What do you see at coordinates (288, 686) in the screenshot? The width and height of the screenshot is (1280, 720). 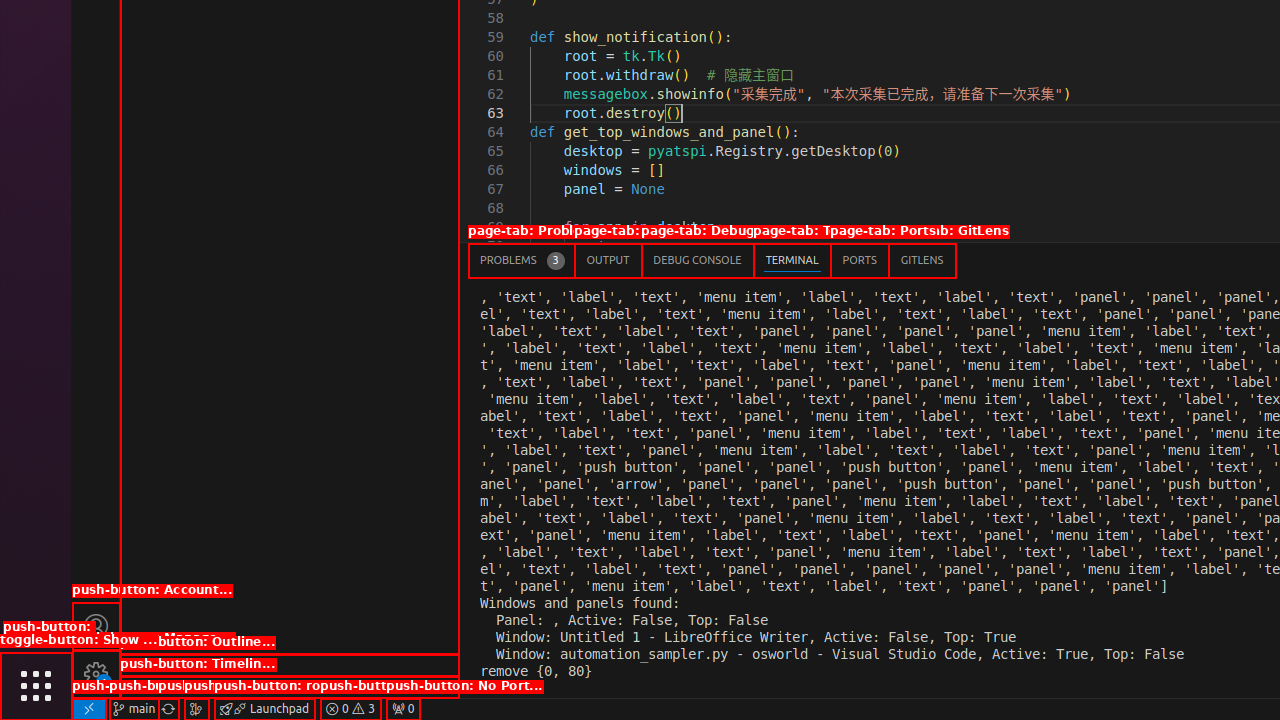 I see `'Timeline Section'` at bounding box center [288, 686].